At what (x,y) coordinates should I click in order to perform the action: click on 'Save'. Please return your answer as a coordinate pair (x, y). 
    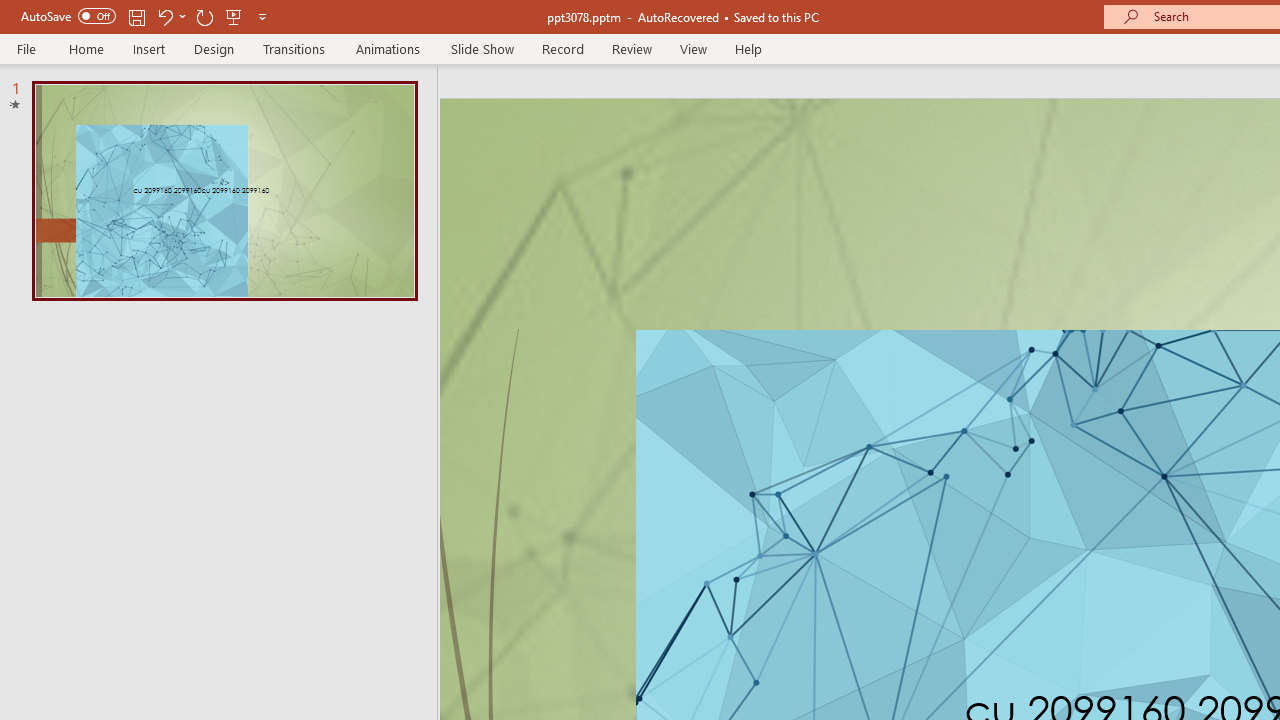
    Looking at the image, I should click on (135, 16).